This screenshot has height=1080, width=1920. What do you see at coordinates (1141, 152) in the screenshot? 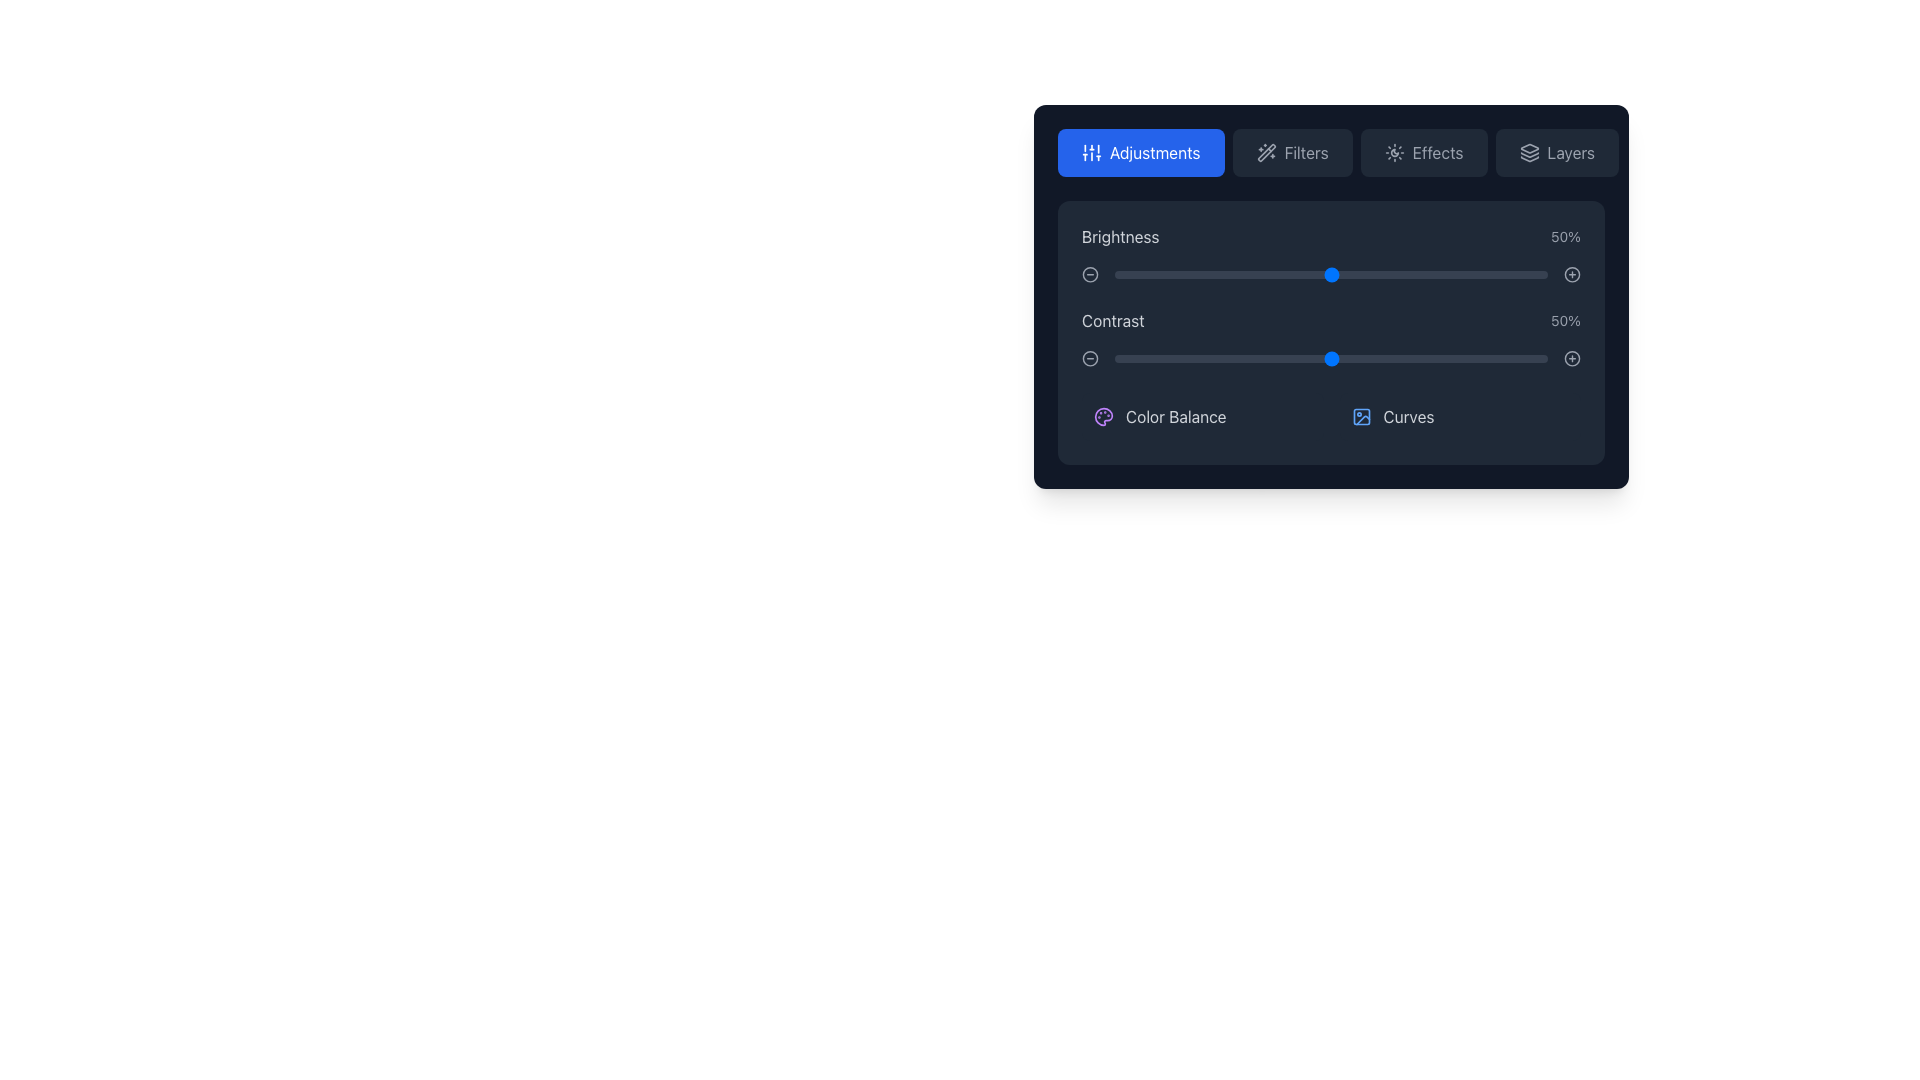
I see `the 'Adjustments' button located at the top left of the interface for keyboard navigation` at bounding box center [1141, 152].